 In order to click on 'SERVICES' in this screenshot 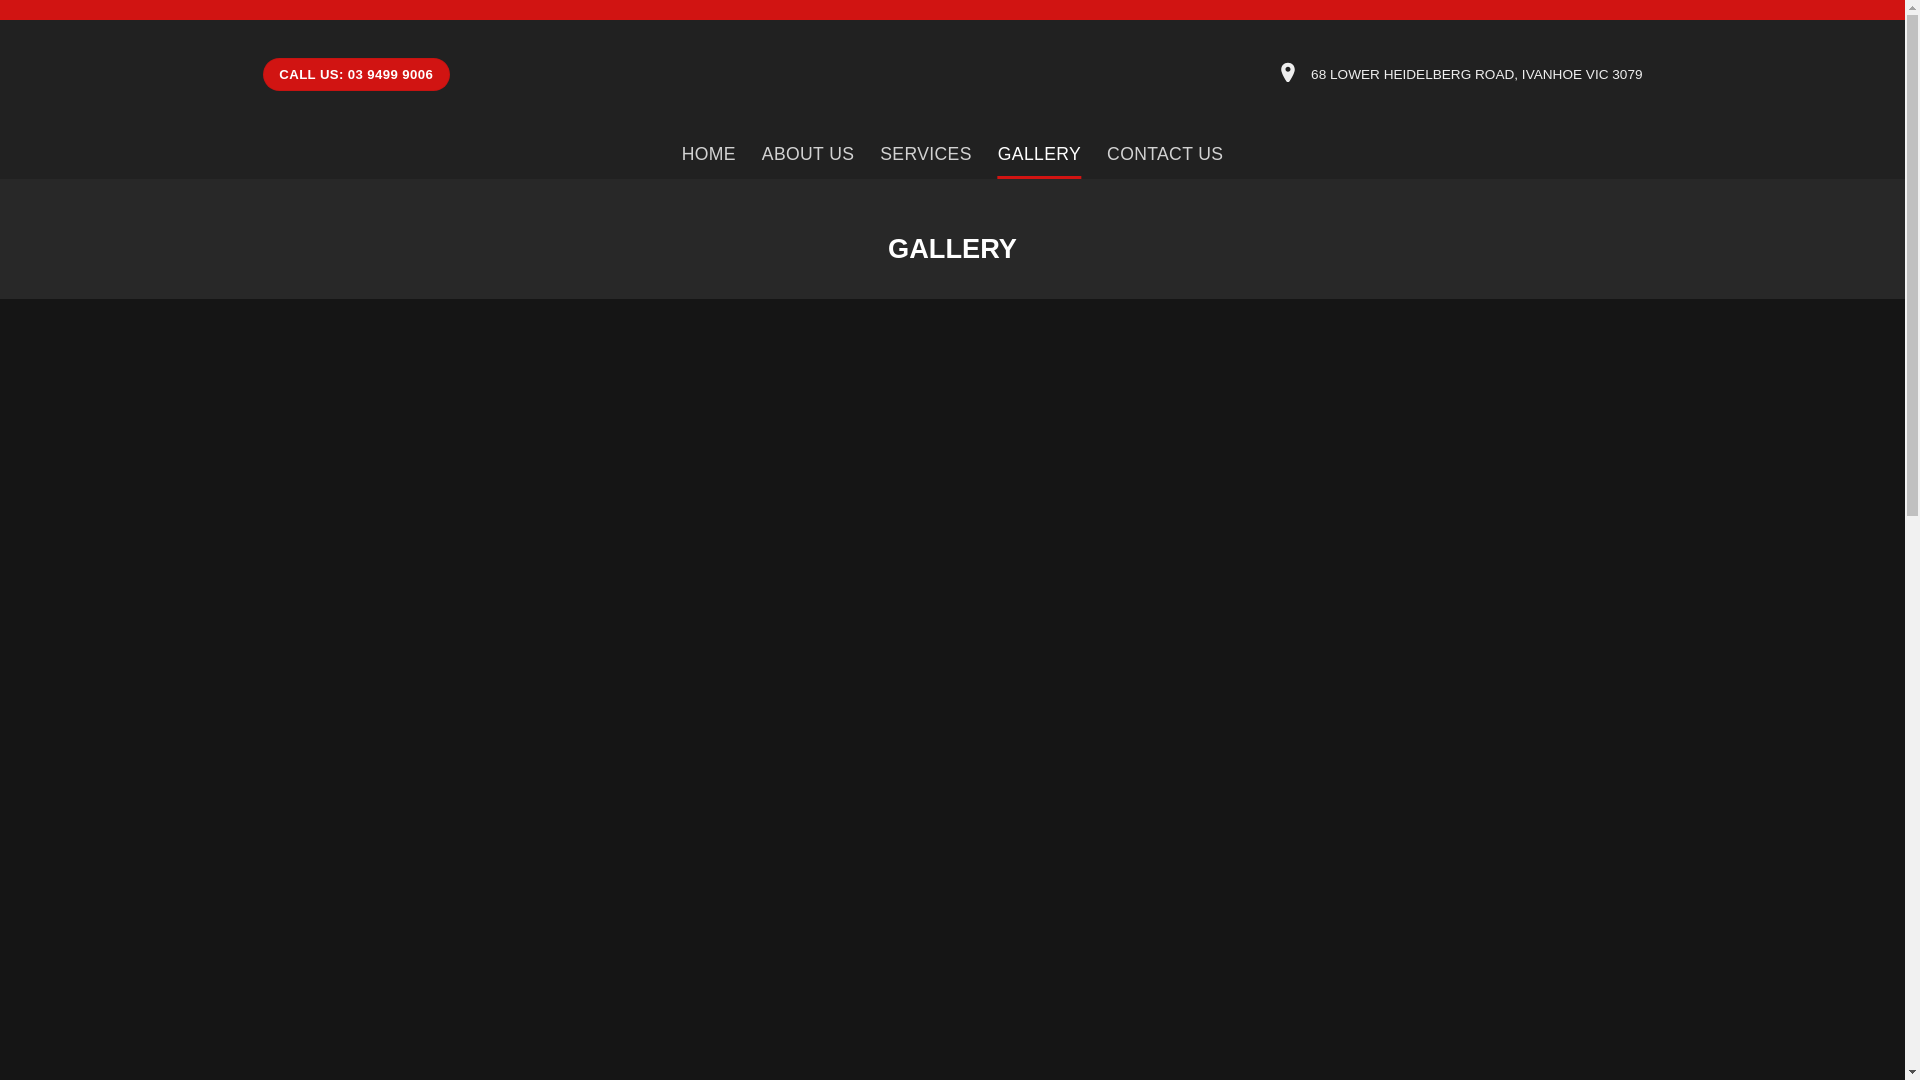, I will do `click(924, 153)`.